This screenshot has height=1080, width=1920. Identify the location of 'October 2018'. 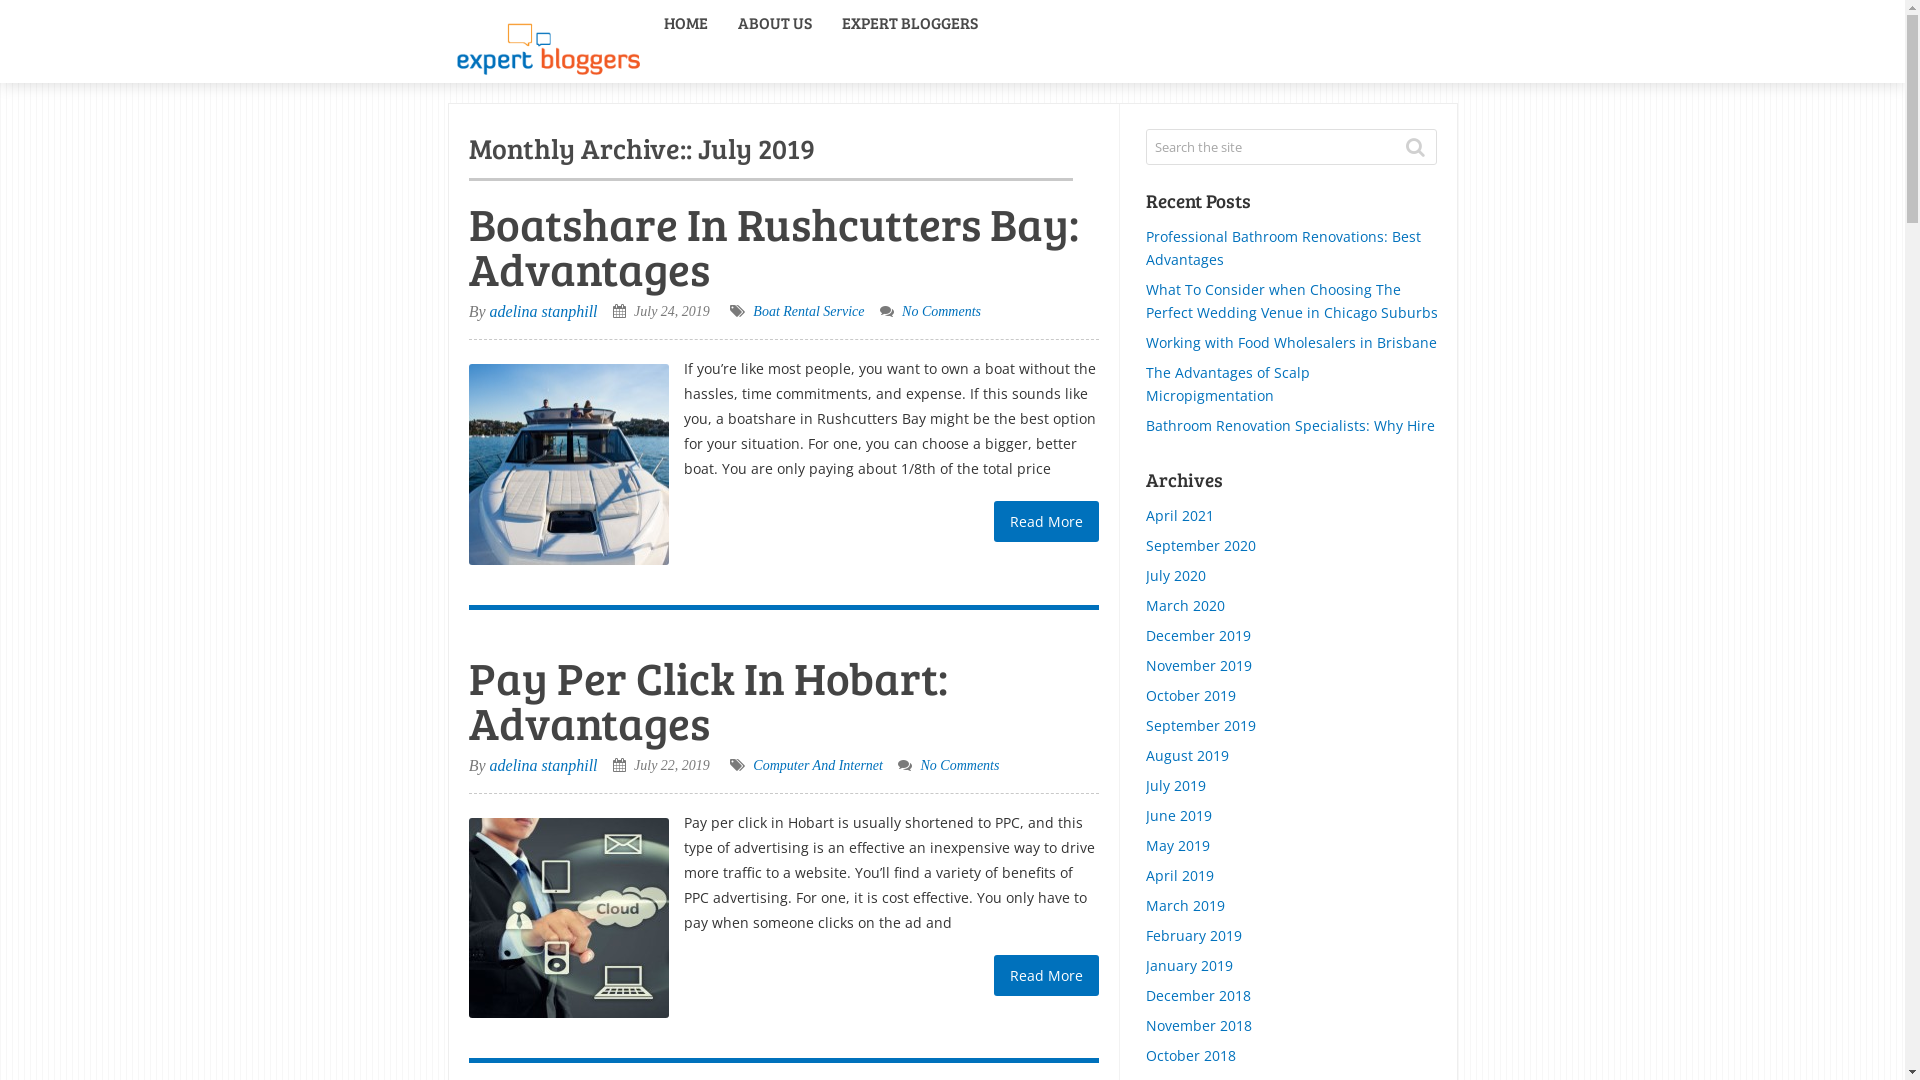
(1190, 1054).